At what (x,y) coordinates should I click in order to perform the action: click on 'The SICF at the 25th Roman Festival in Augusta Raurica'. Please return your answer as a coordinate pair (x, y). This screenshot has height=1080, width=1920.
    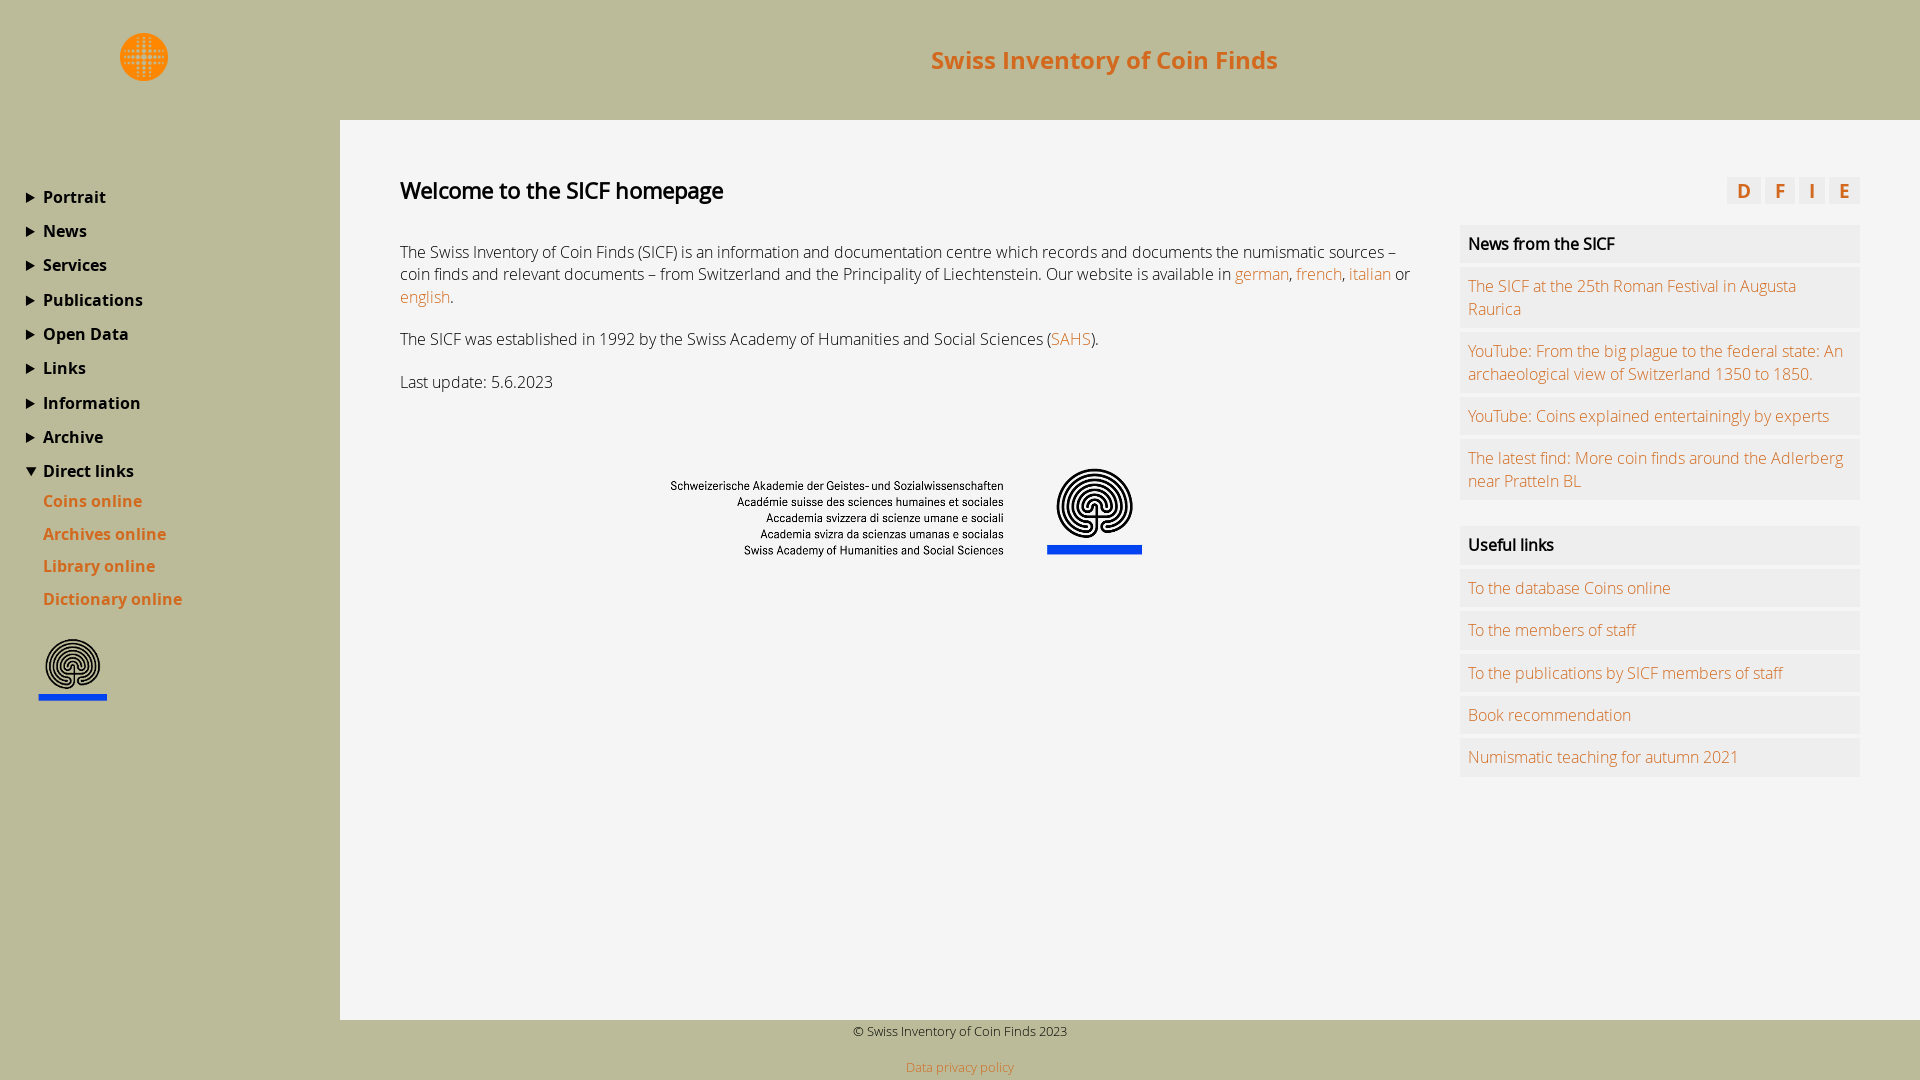
    Looking at the image, I should click on (1632, 297).